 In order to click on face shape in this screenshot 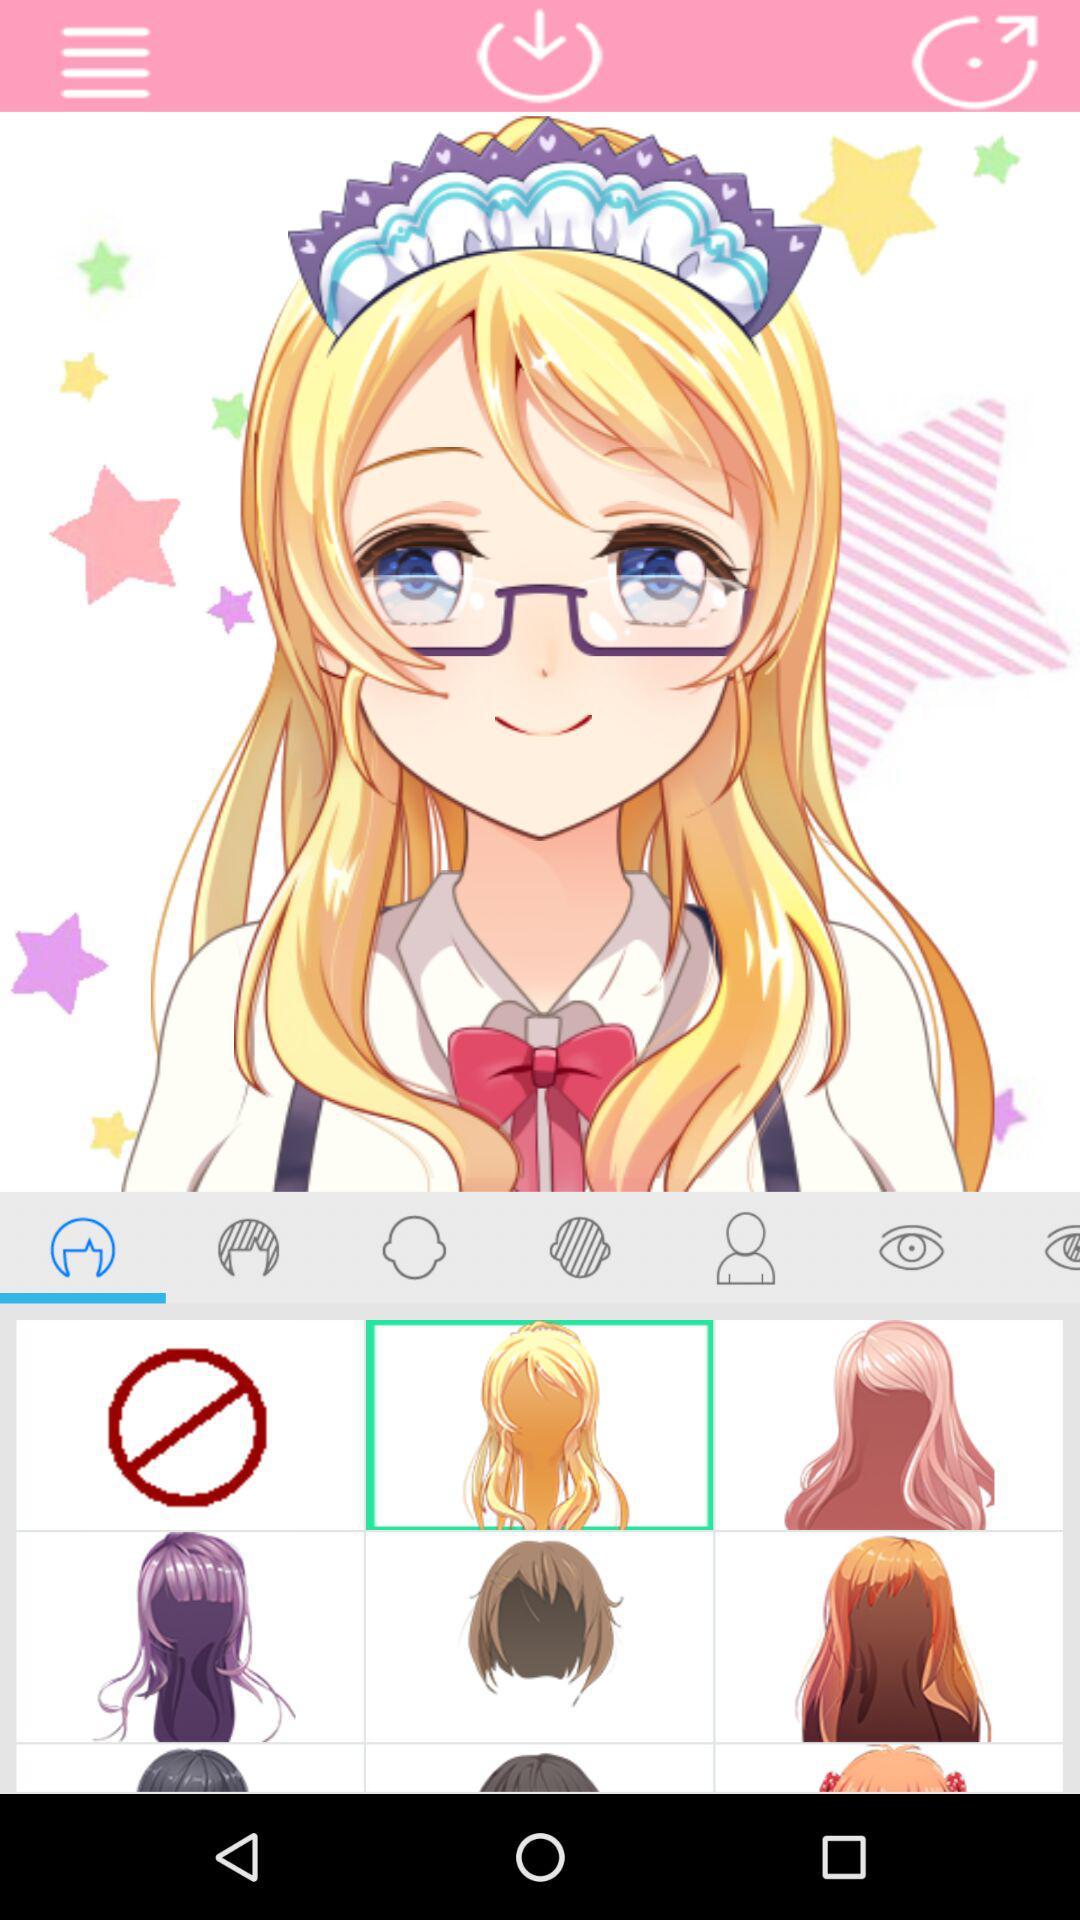, I will do `click(413, 1246)`.